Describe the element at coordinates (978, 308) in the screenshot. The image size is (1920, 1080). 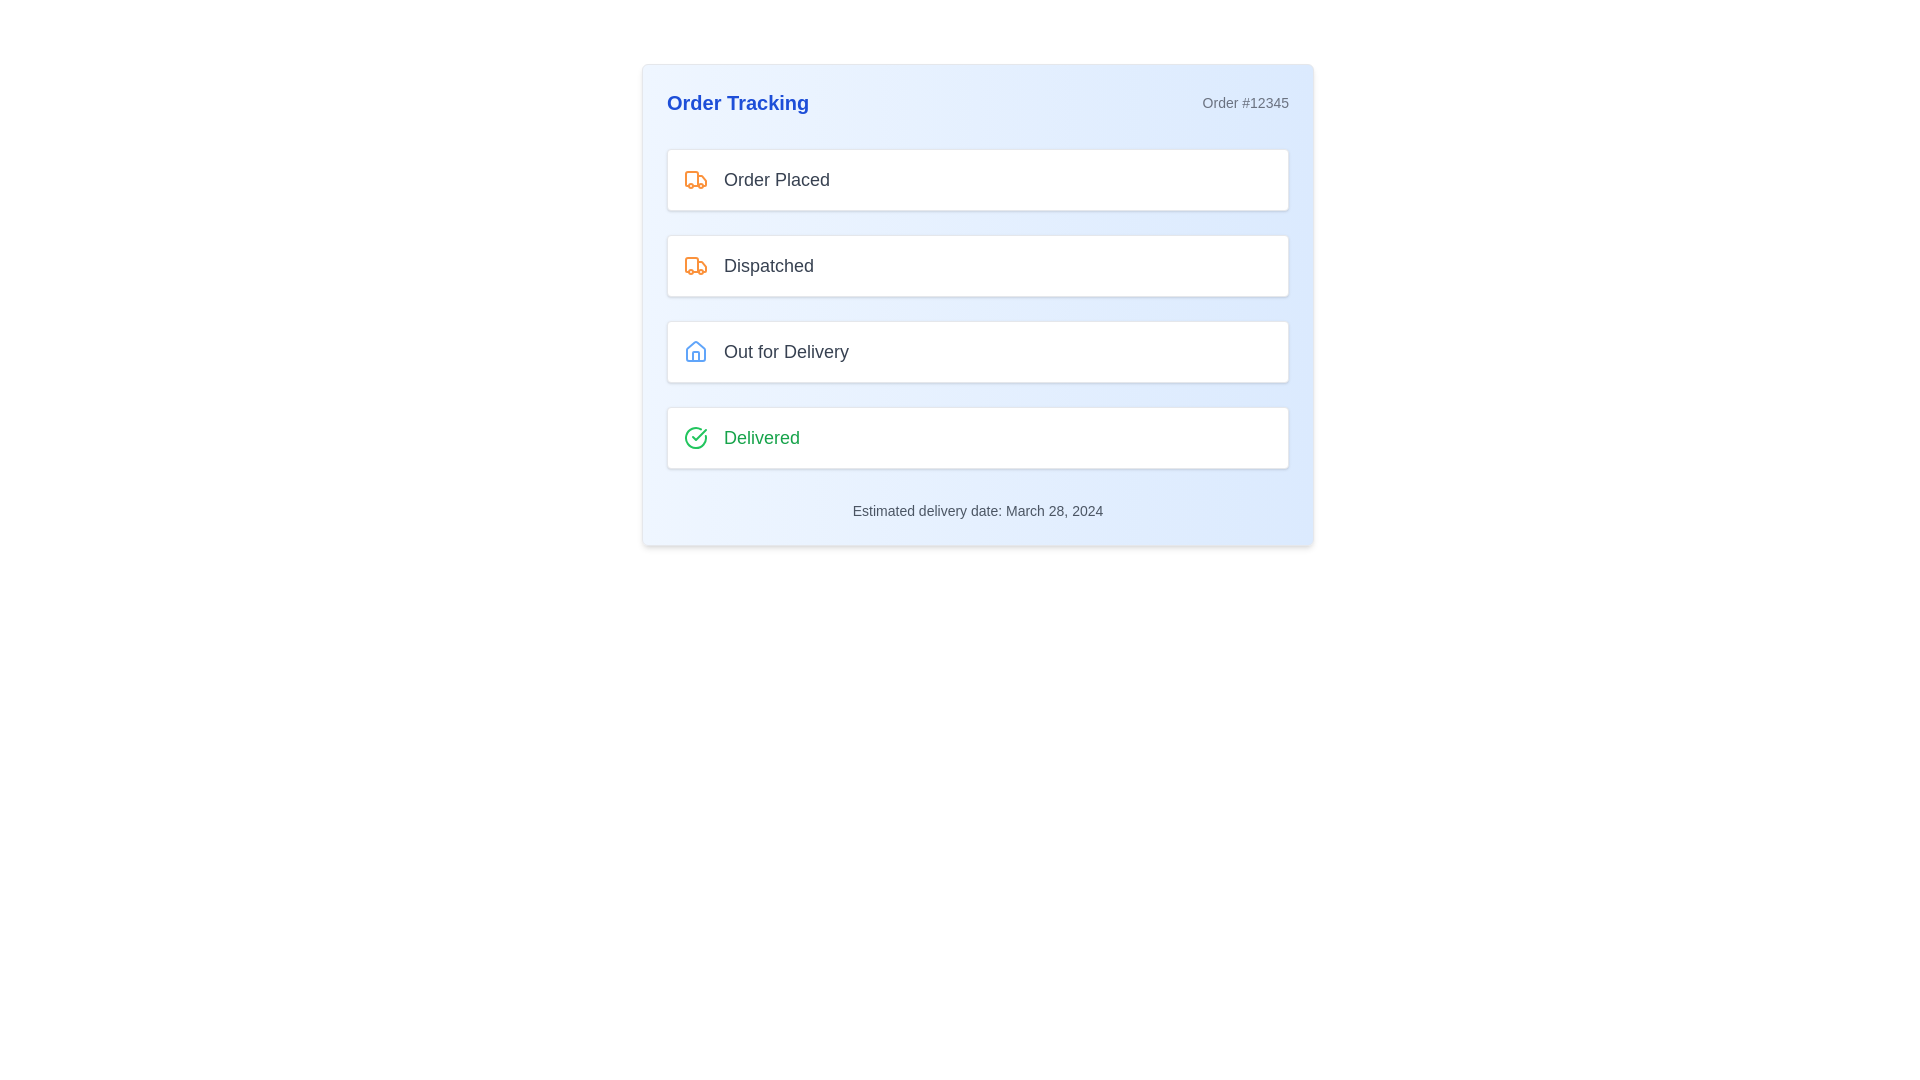
I see `the central progress tracker segmented into four distinct stages` at that location.